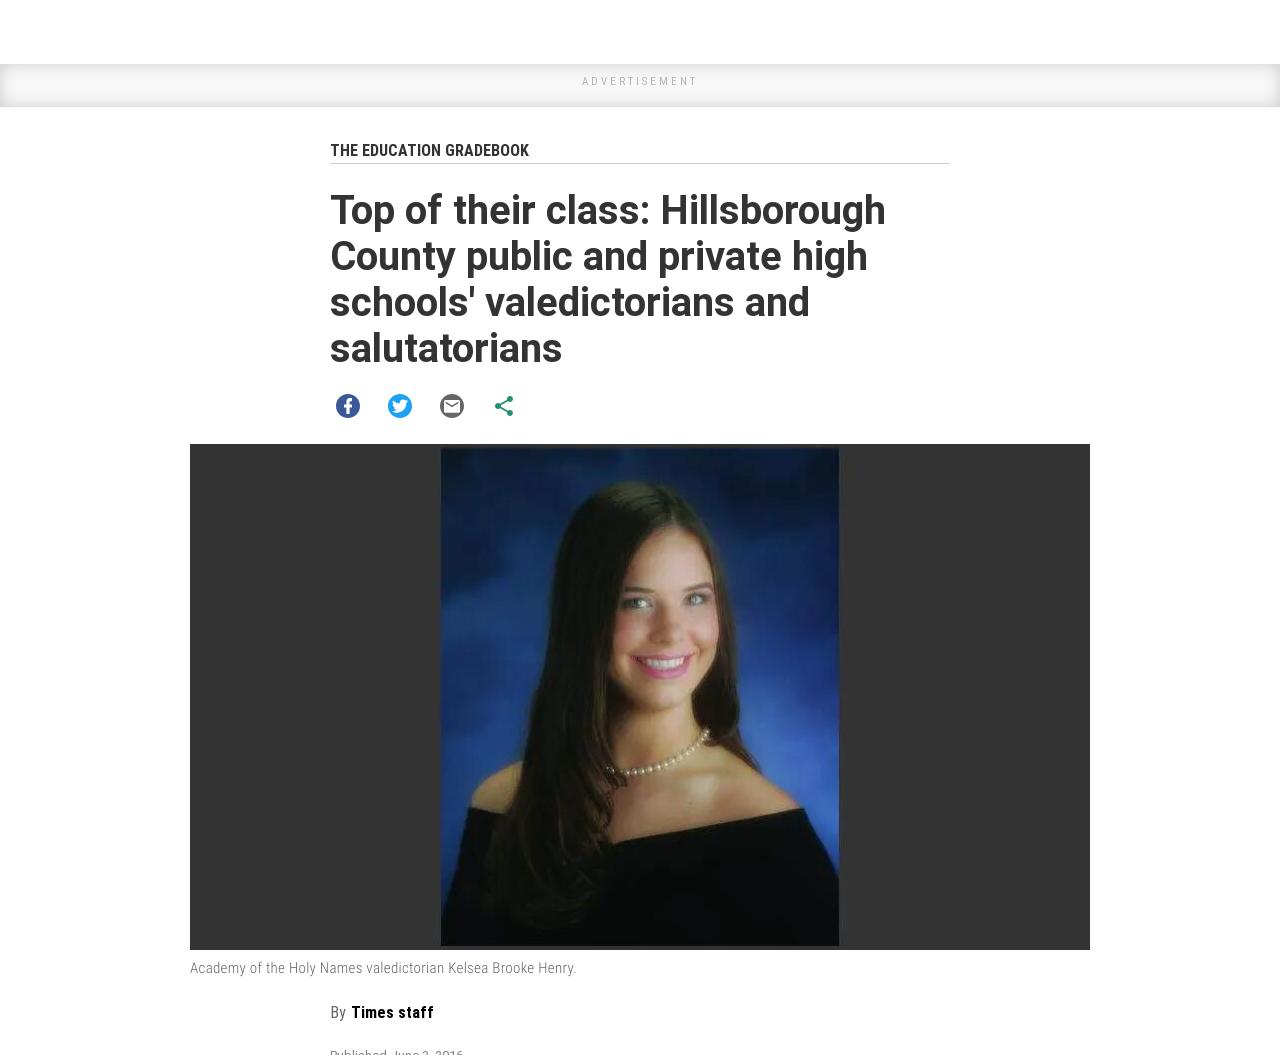 The width and height of the screenshot is (1280, 1055). I want to click on 'GPA: 5.15', so click(369, 1007).